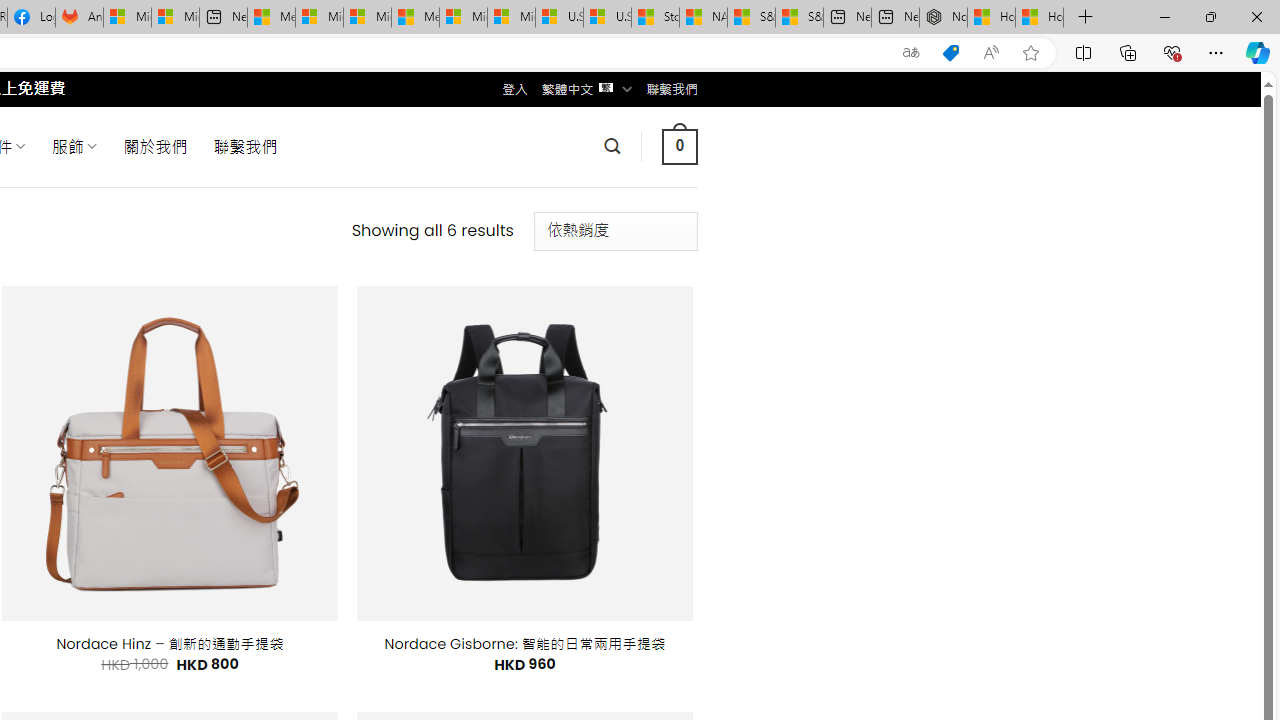 The width and height of the screenshot is (1280, 720). What do you see at coordinates (950, 52) in the screenshot?
I see `'This site has coupons! Shopping in Microsoft Edge'` at bounding box center [950, 52].